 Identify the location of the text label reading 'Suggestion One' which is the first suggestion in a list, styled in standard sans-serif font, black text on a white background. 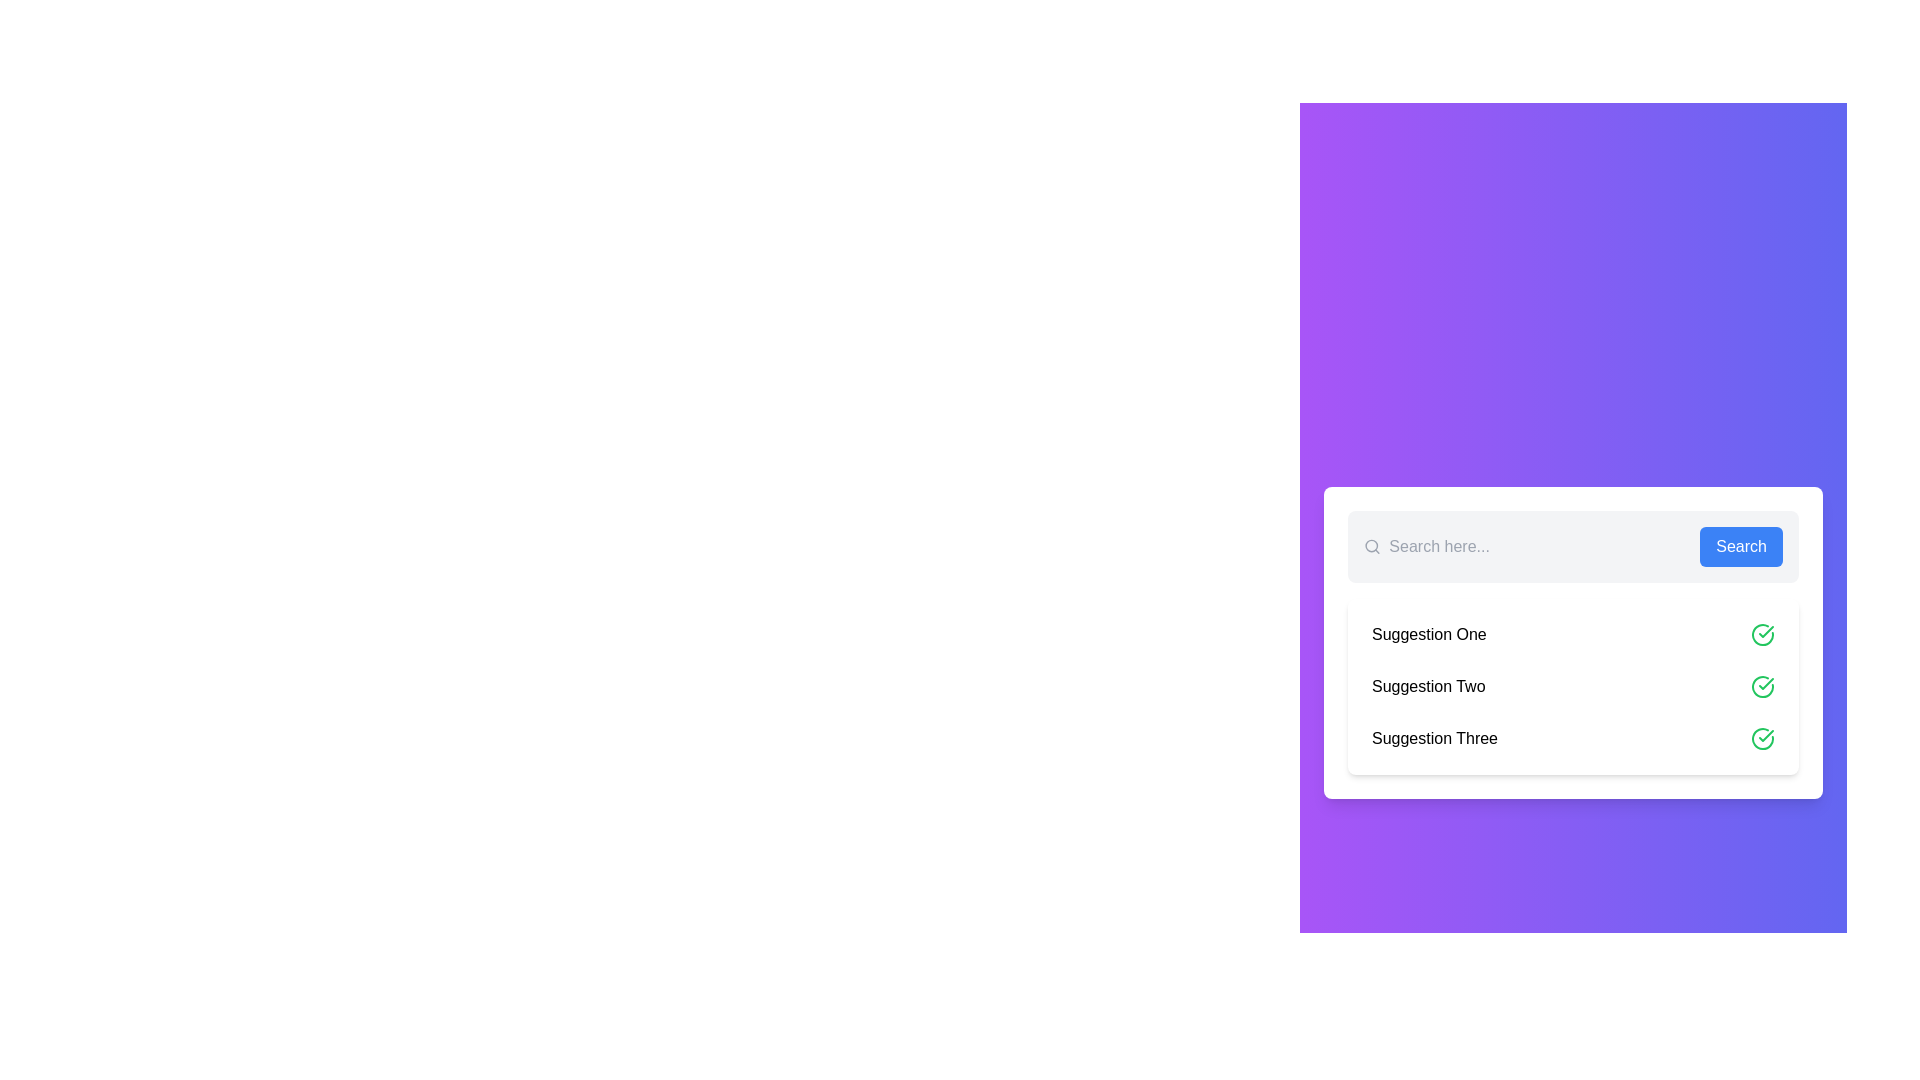
(1428, 635).